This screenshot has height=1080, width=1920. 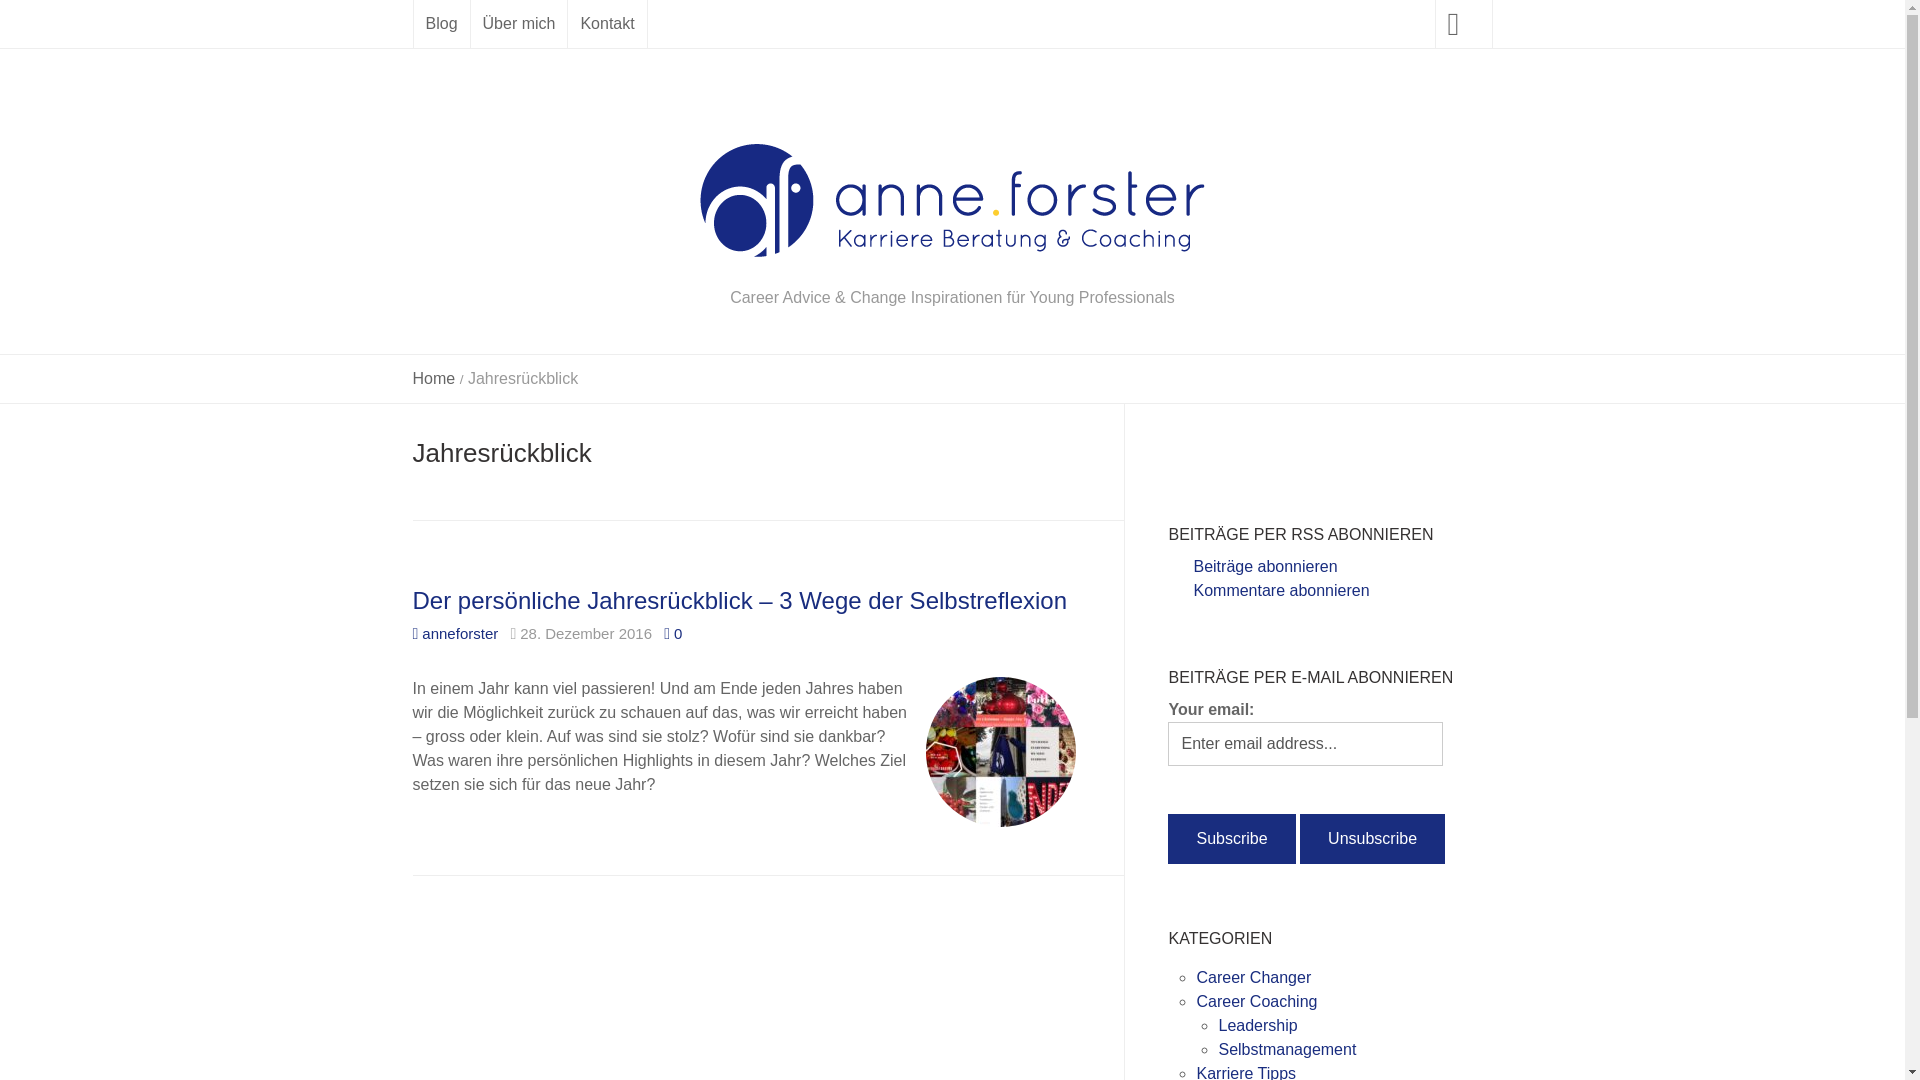 What do you see at coordinates (566, 23) in the screenshot?
I see `'Kontakt'` at bounding box center [566, 23].